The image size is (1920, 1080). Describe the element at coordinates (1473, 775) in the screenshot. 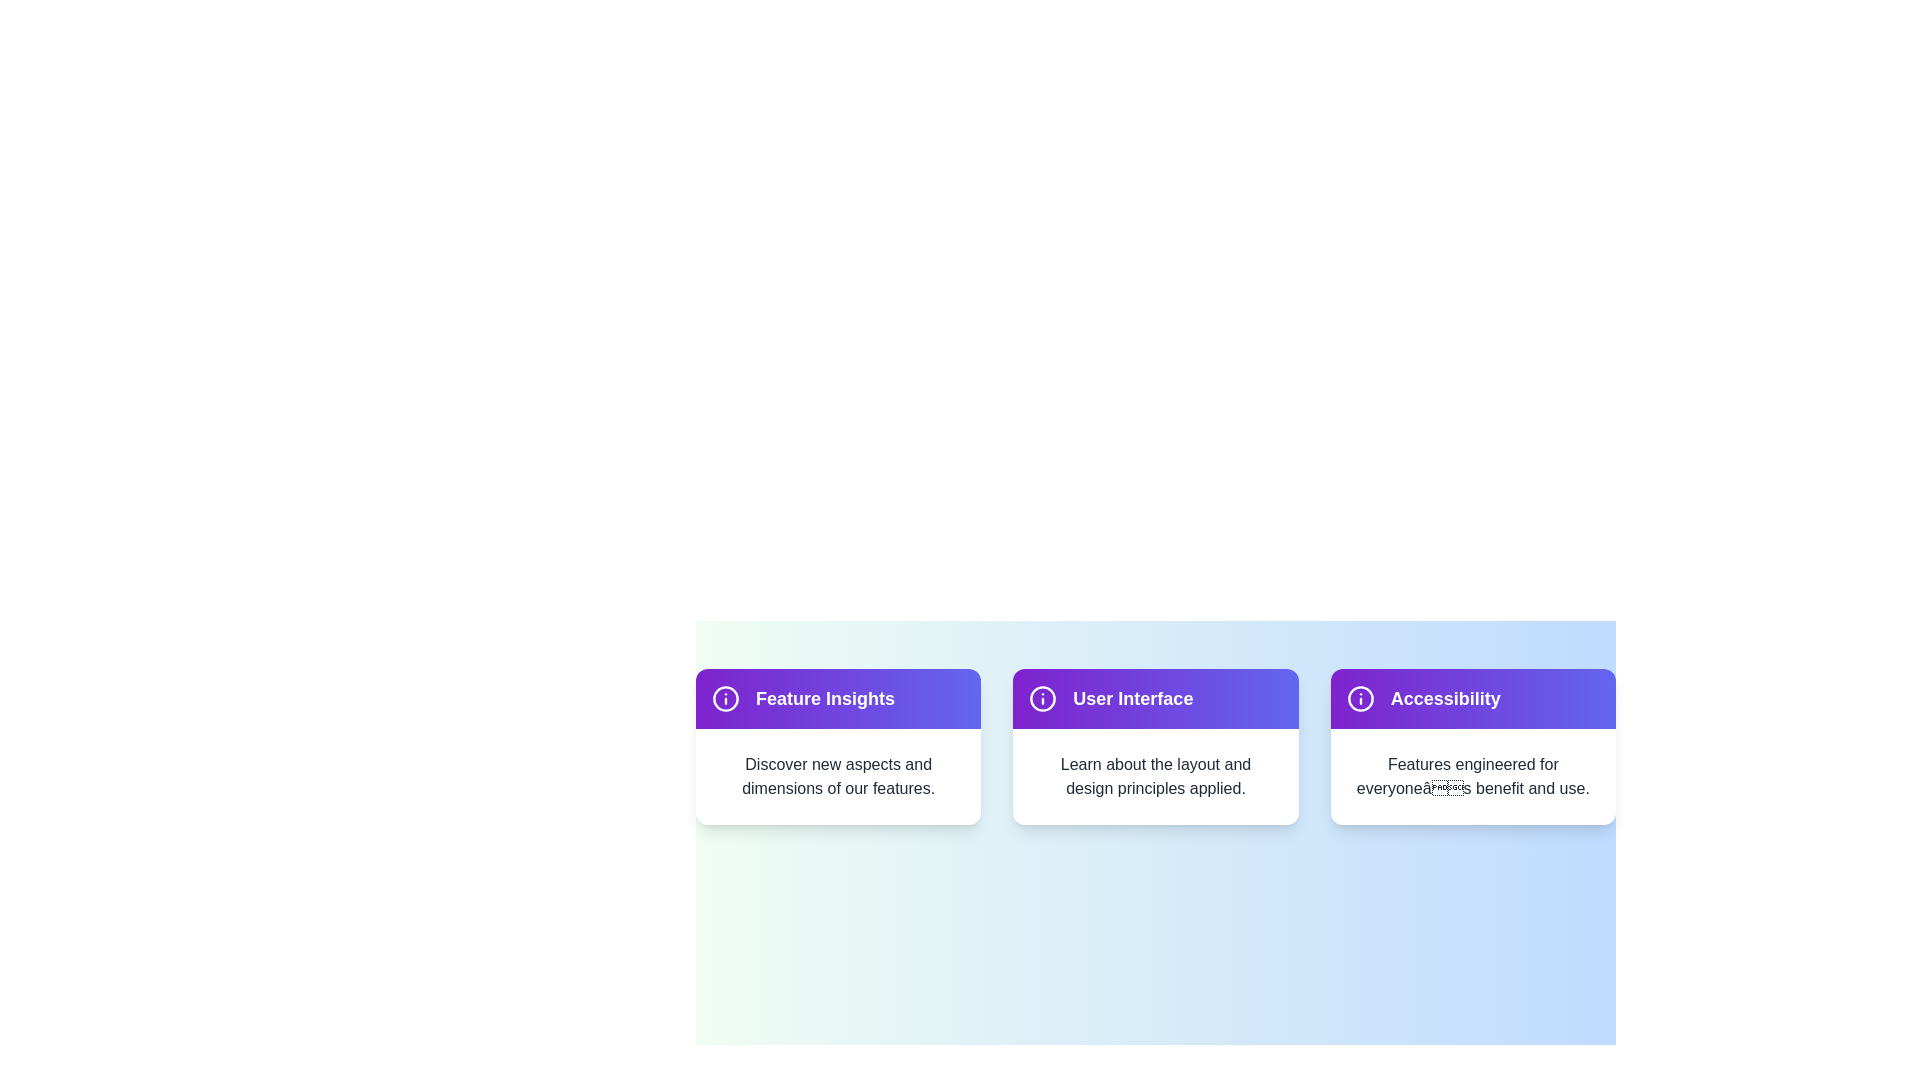

I see `descriptive information provided in the text block located in the 'Accessibility' card, which is the third card in a horizontally-aligned row of three cards` at that location.